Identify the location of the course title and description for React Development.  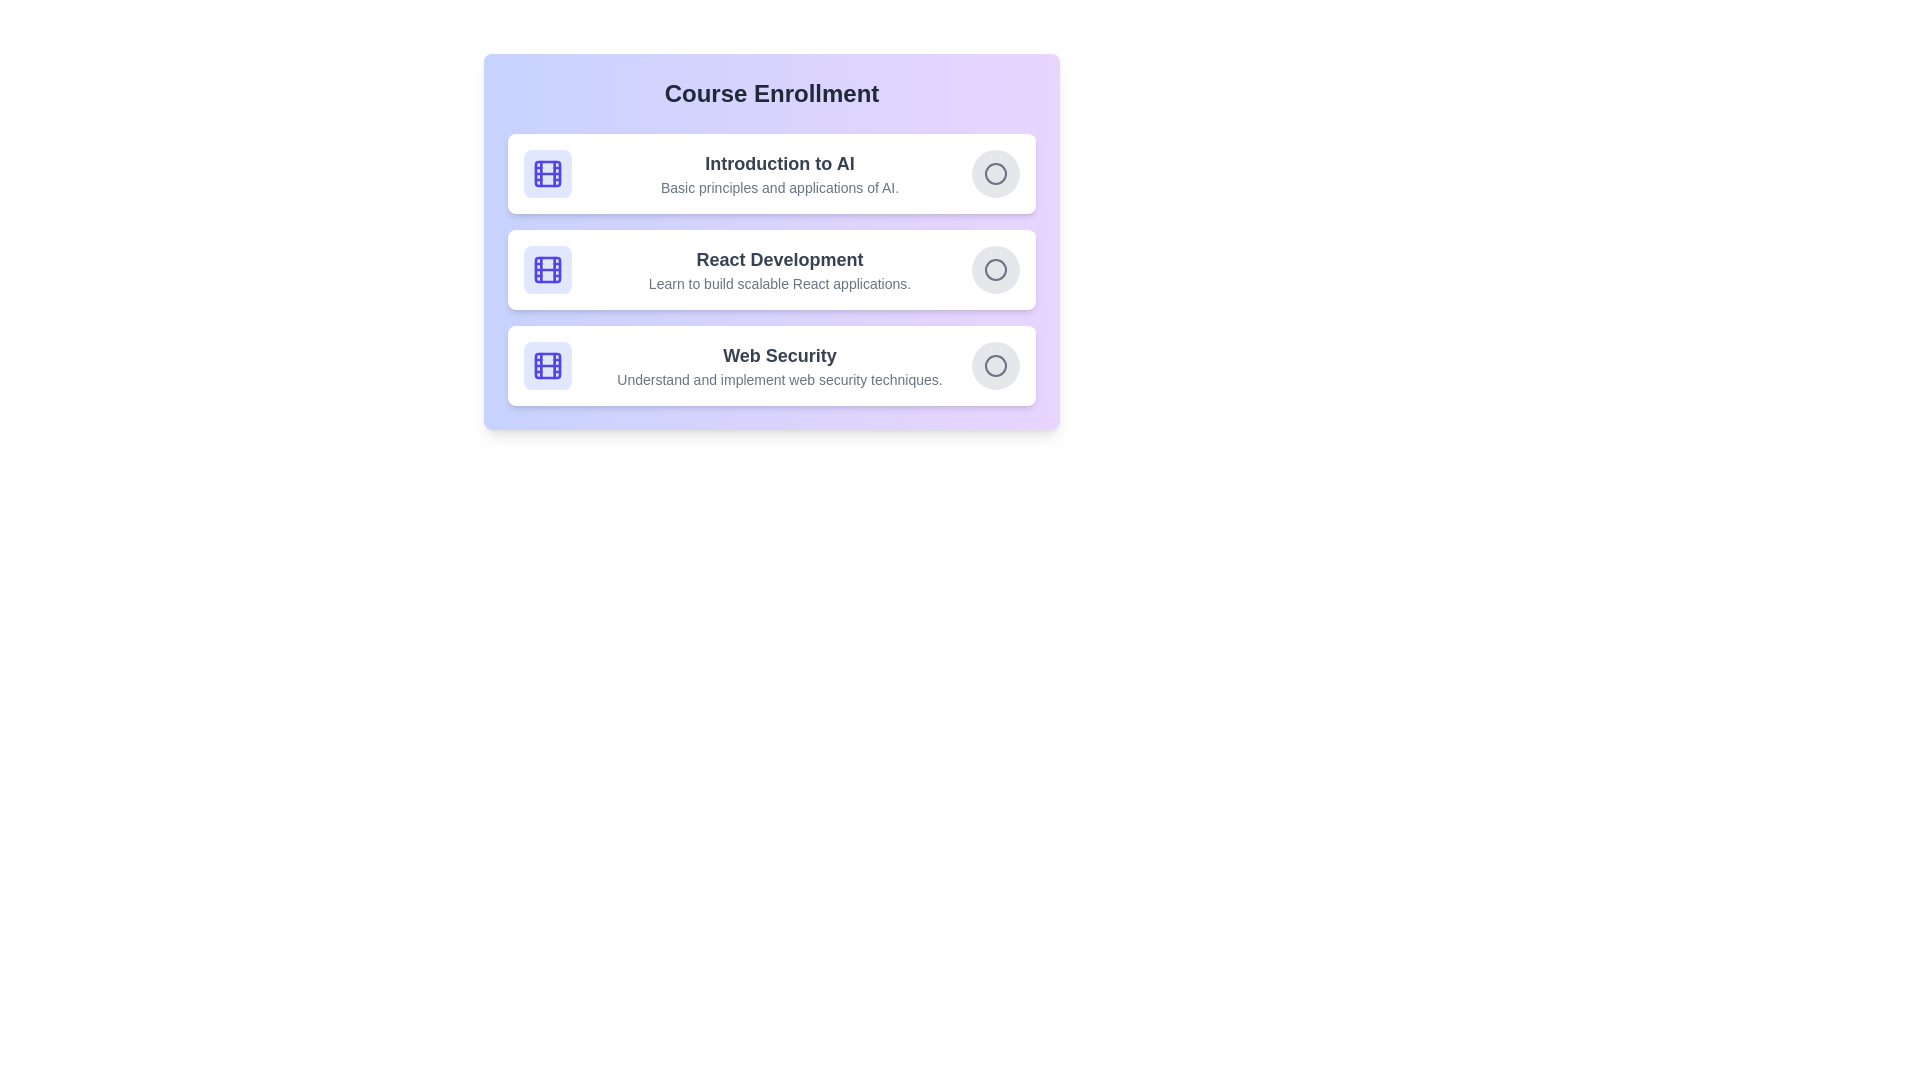
(778, 258).